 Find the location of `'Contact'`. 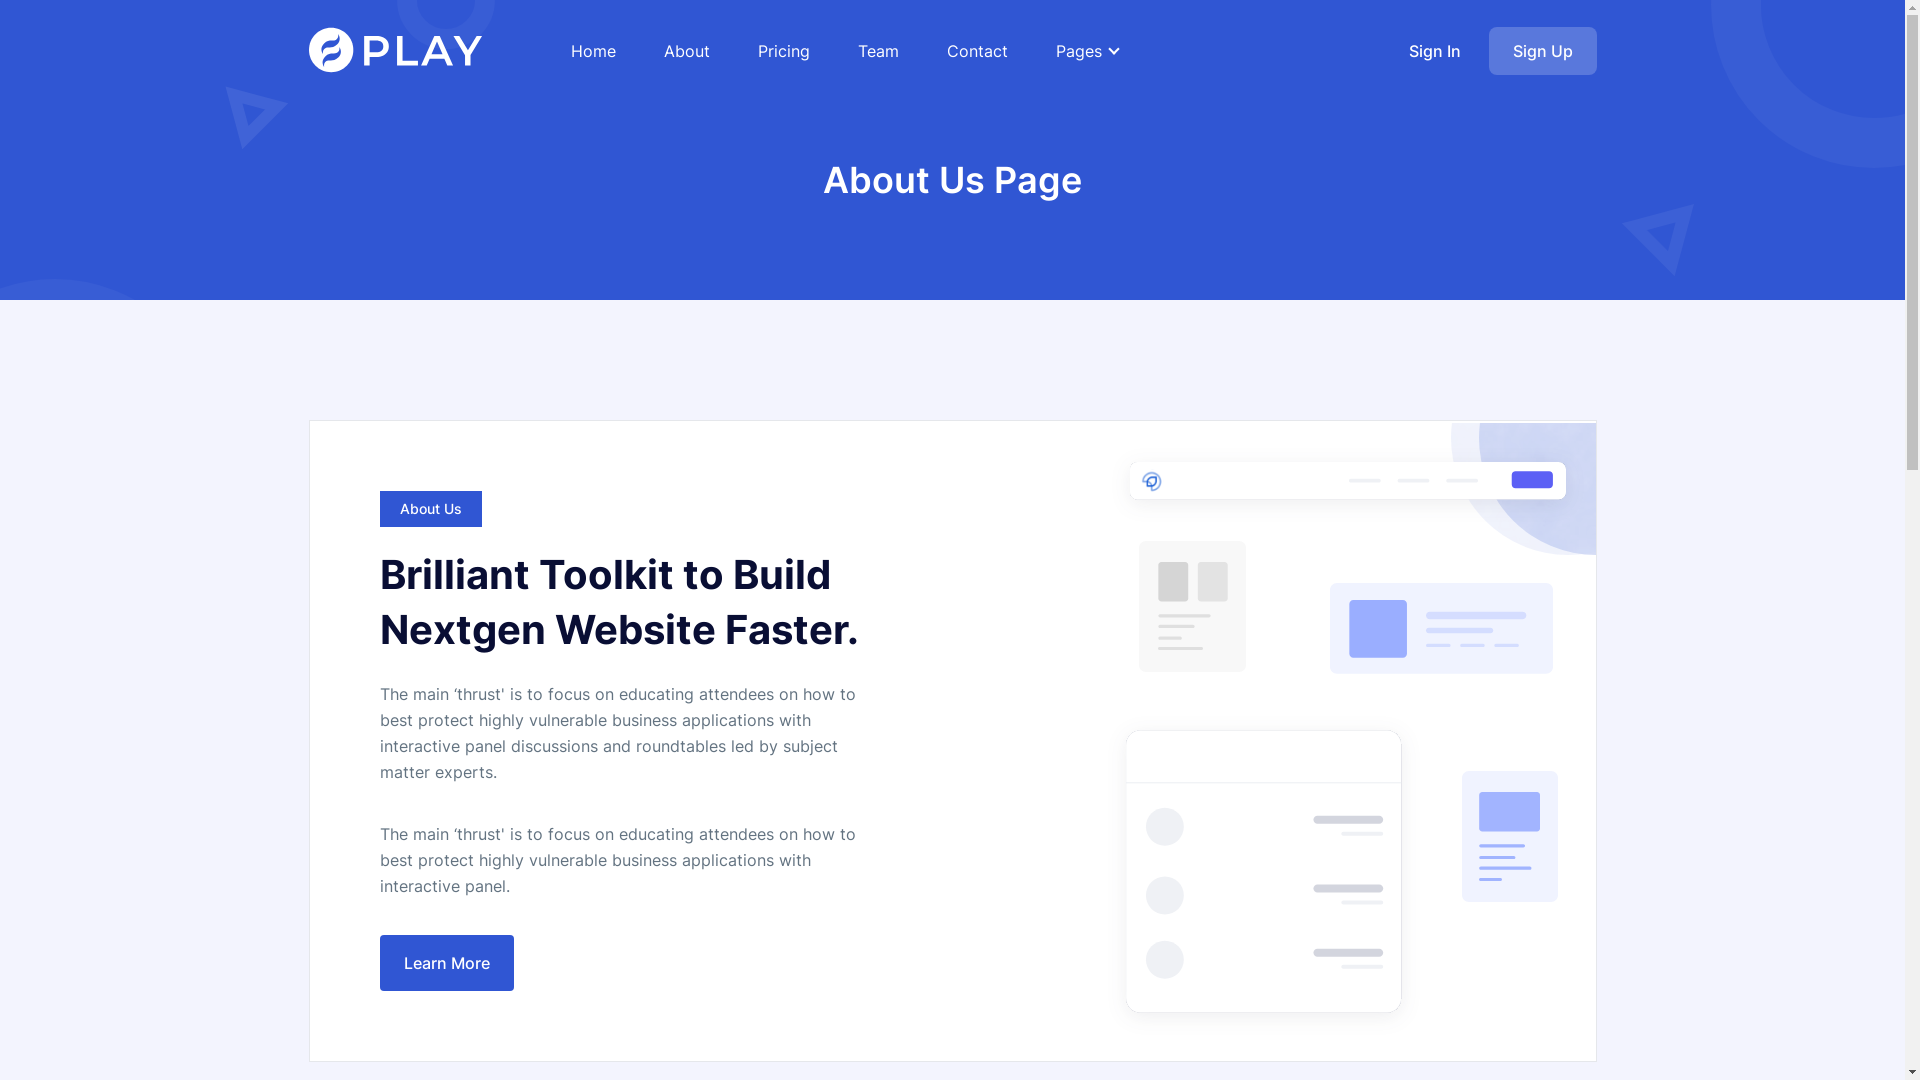

'Contact' is located at coordinates (945, 49).